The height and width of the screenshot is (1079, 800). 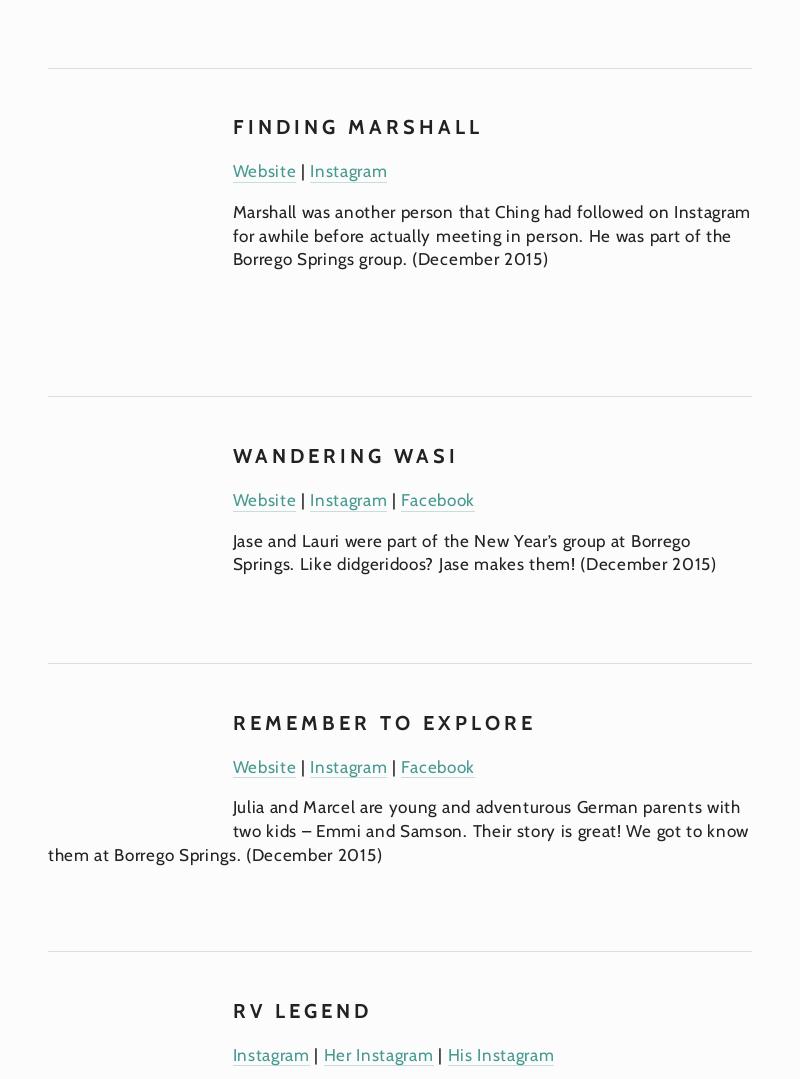 I want to click on 'Jase and Lauri were part of the New Year’s group at Borrego Springs. Like didgeridoos? Jase makes them! (December 2015)', so click(x=474, y=551).